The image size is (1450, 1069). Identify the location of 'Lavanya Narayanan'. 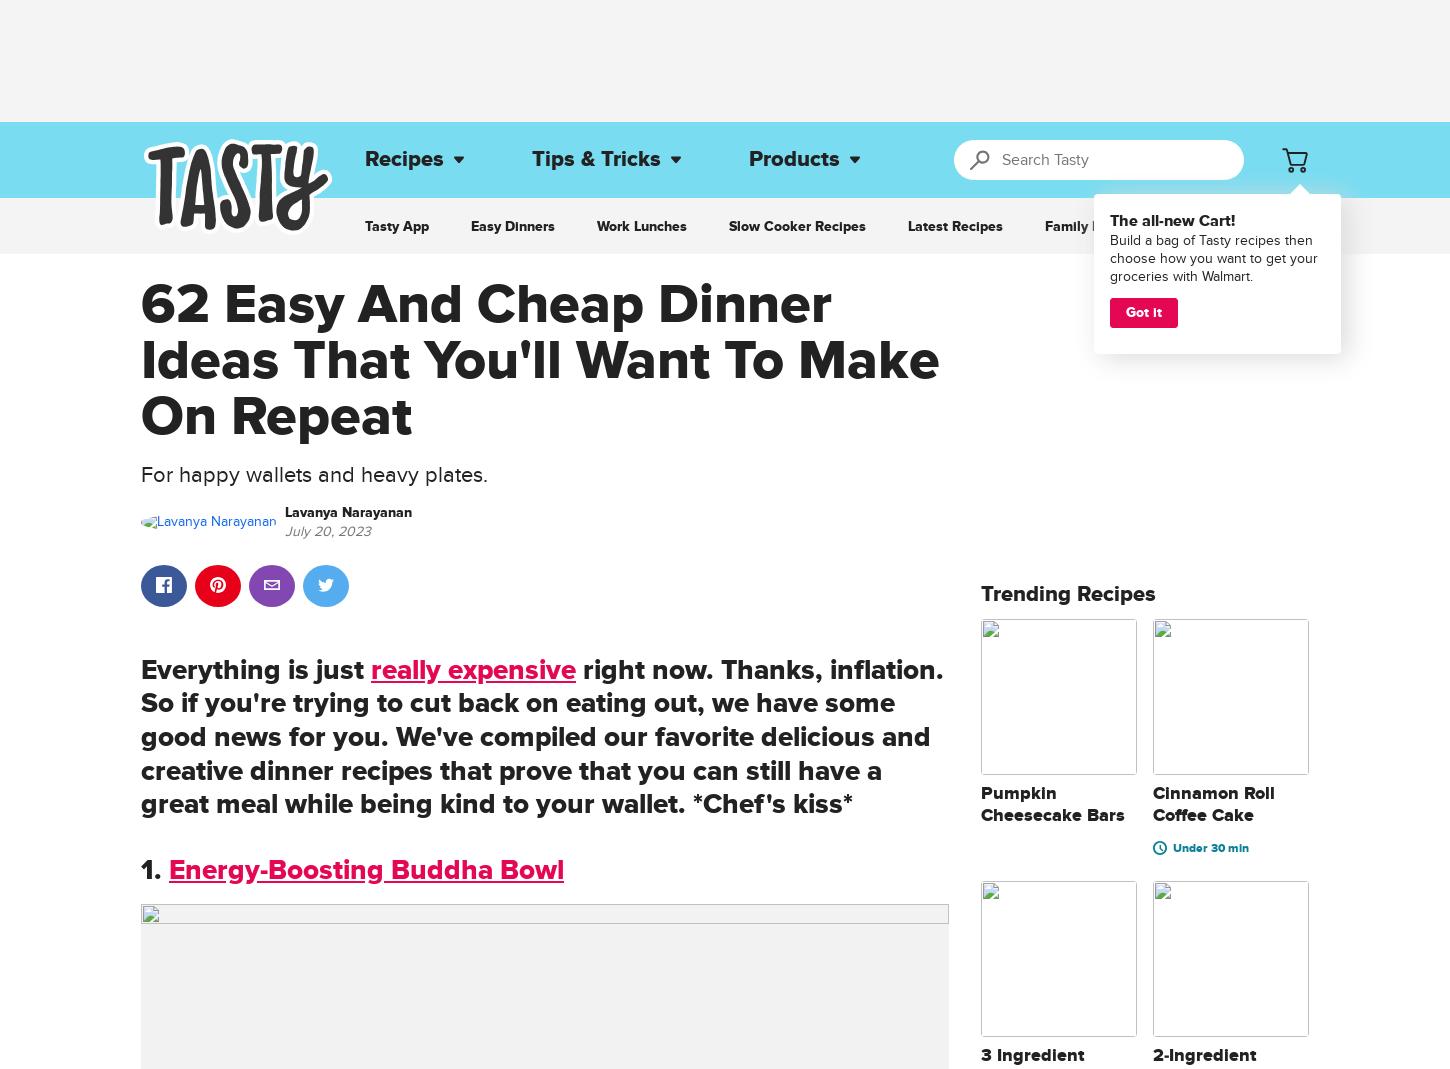
(348, 511).